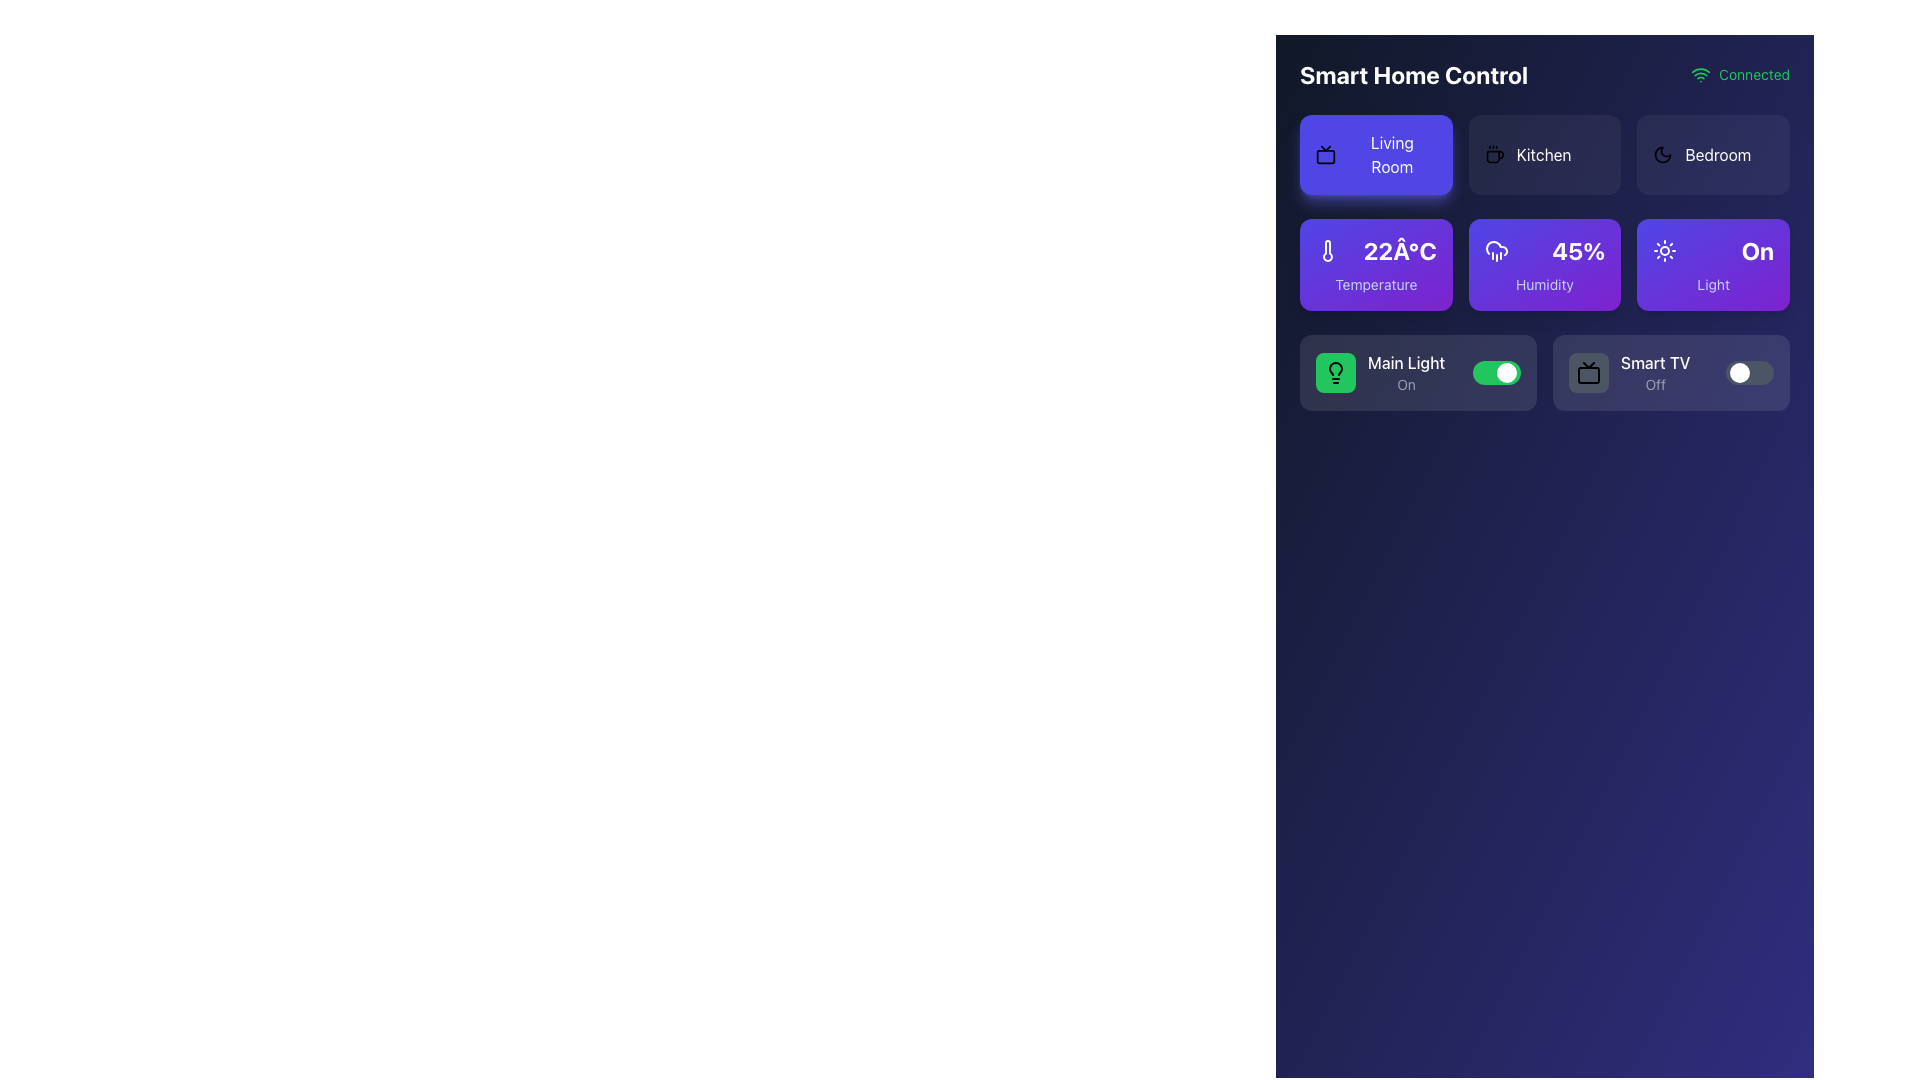  I want to click on the text label 'On' which is styled in gray and located below the 'Main Light' label, so click(1405, 385).